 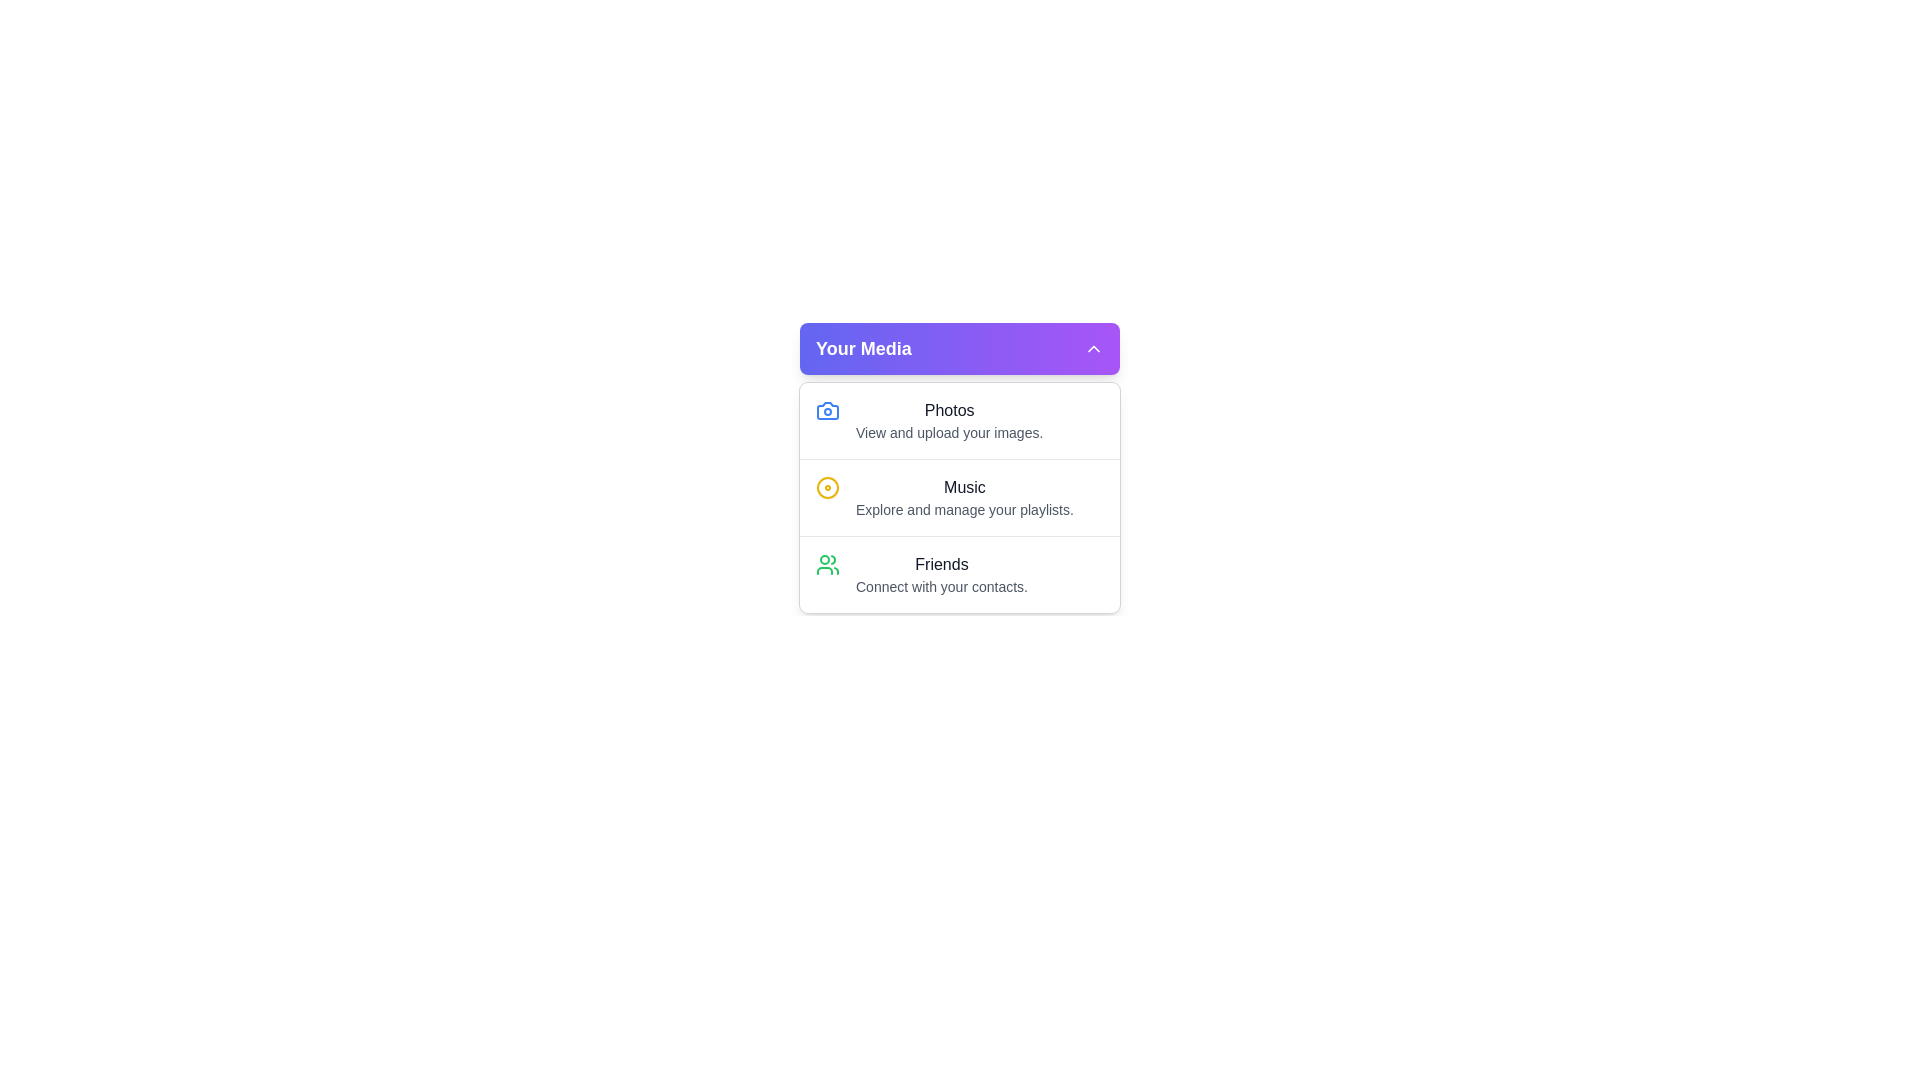 What do you see at coordinates (964, 496) in the screenshot?
I see `the 'Music' text block, which features a bold heading and a descriptive subtitle, located in the middle of the list within the 'Your Media' section` at bounding box center [964, 496].